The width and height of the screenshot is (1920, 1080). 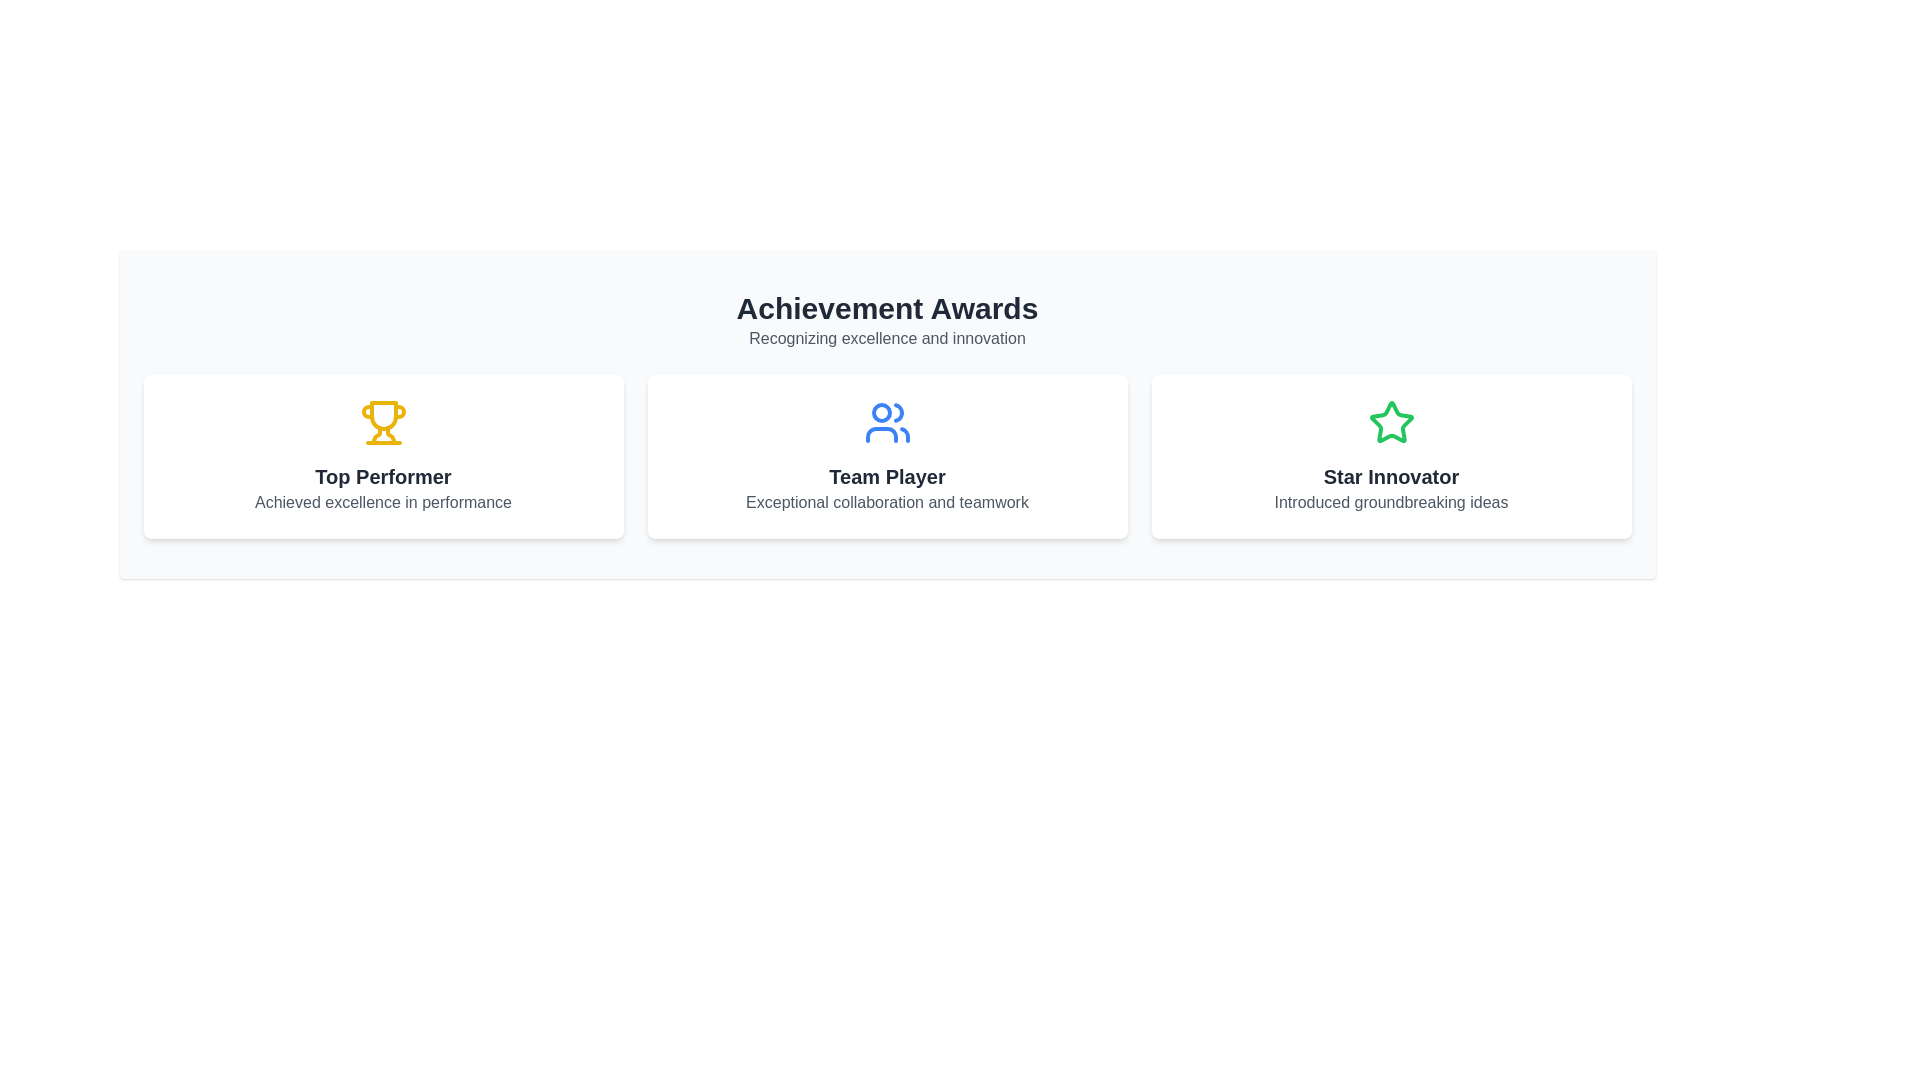 What do you see at coordinates (383, 415) in the screenshot?
I see `the trophy-shaped icon in orange color, which is located in the center of the white card titled 'Top Performer.'` at bounding box center [383, 415].